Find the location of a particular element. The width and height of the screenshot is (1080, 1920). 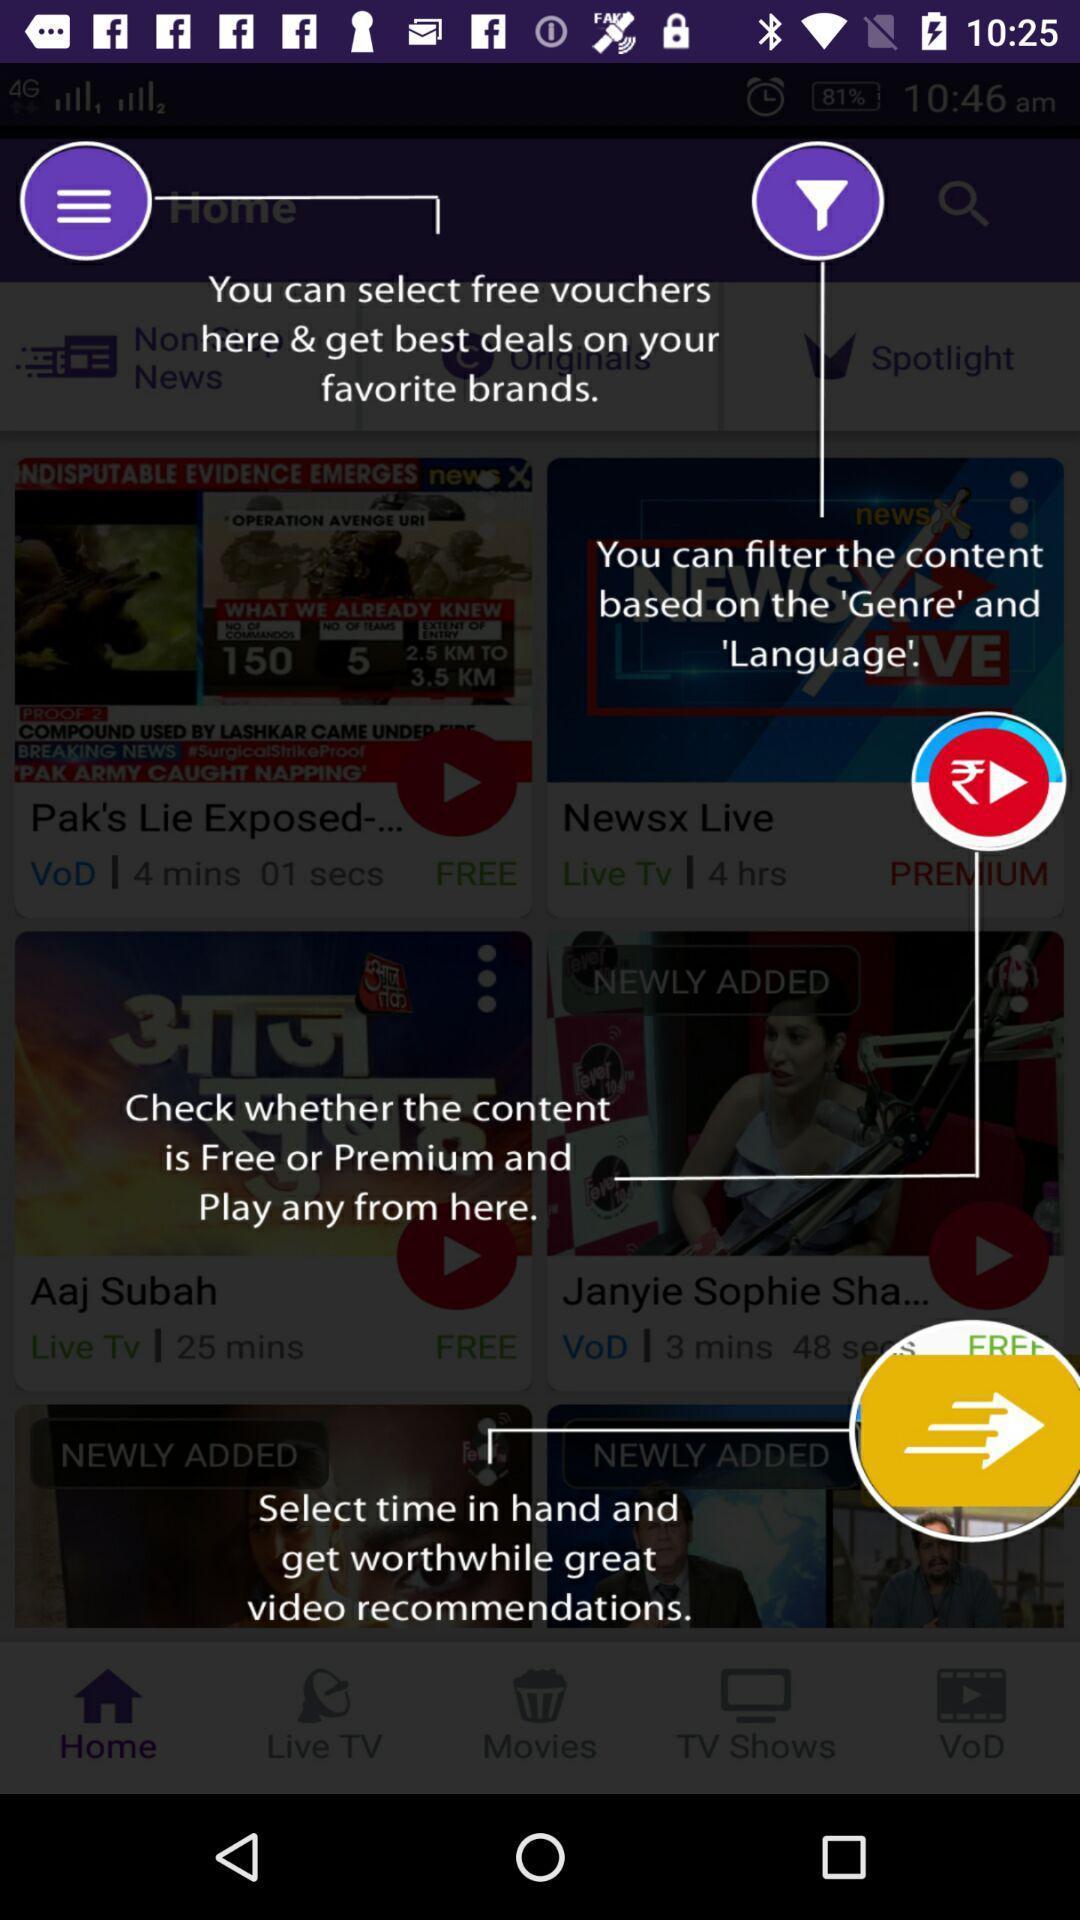

the arrow_forward icon is located at coordinates (983, 1441).